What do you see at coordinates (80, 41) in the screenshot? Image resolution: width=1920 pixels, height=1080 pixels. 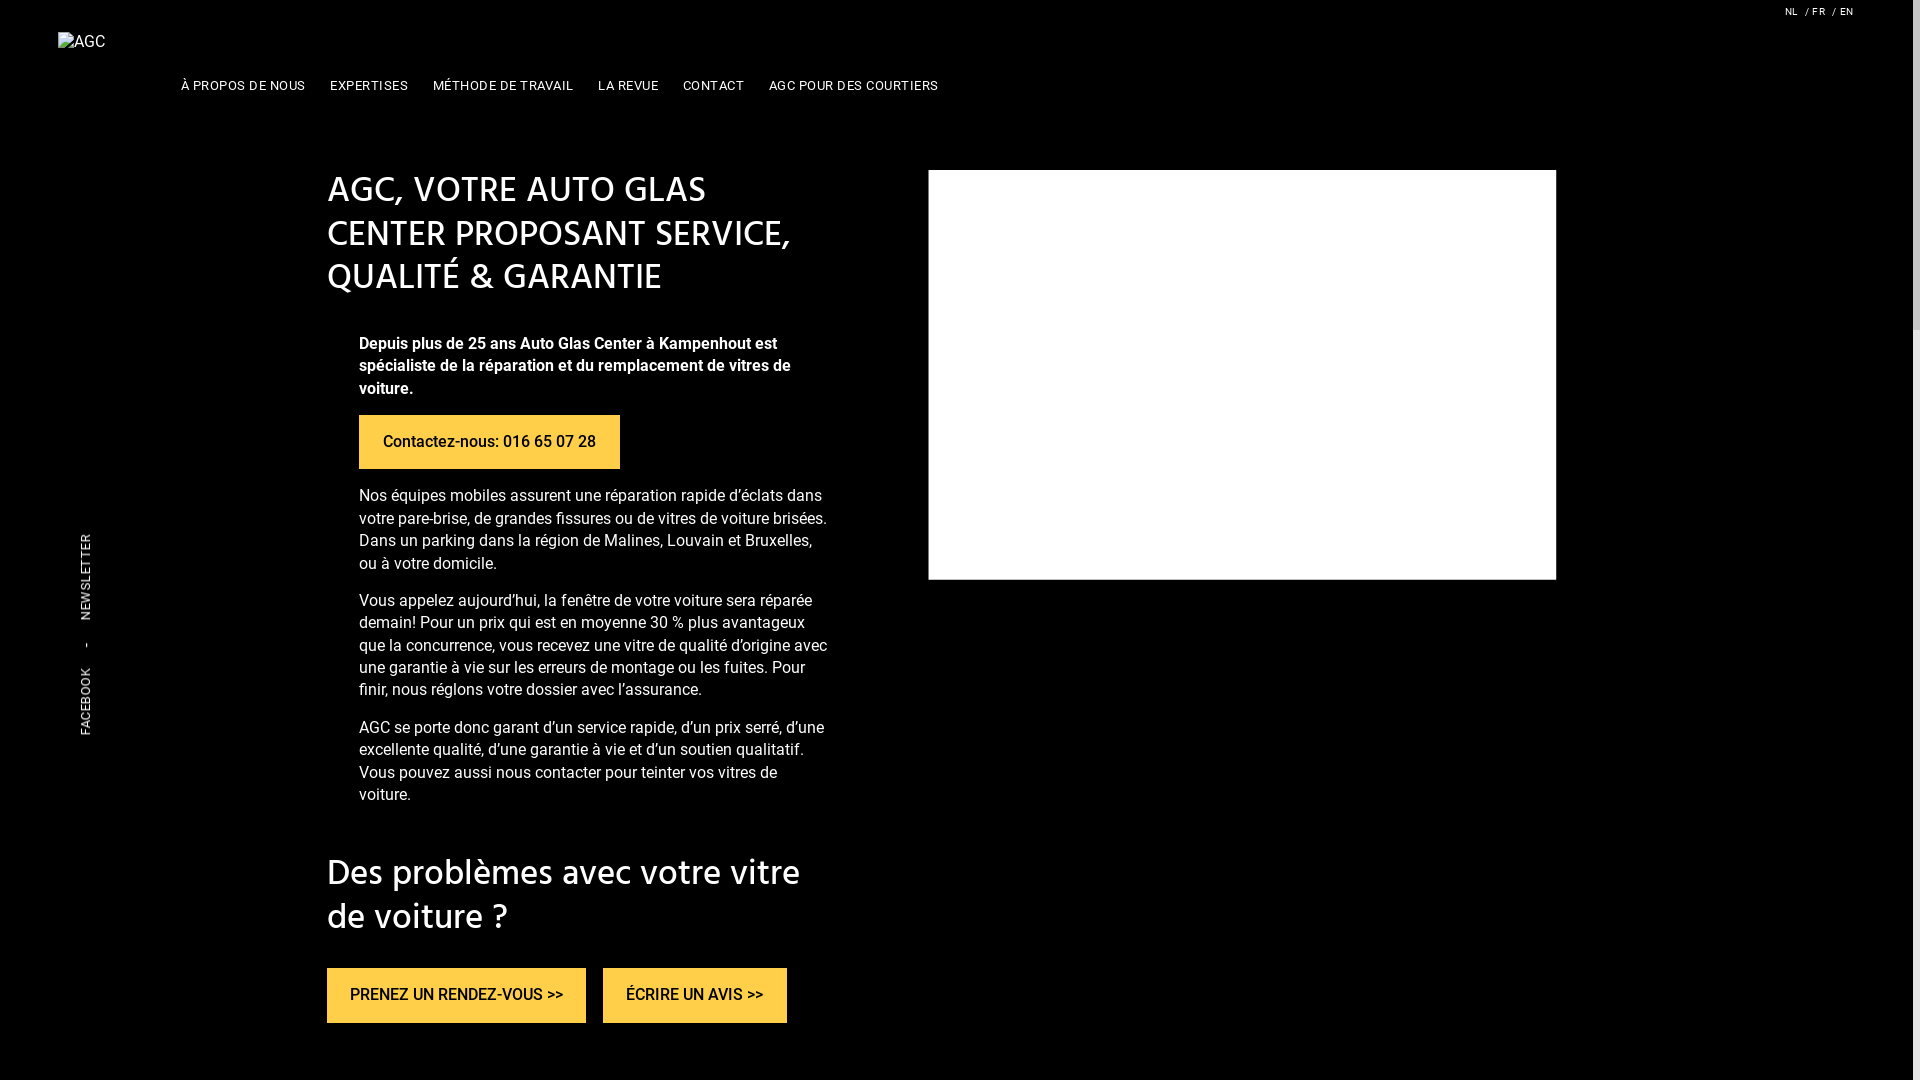 I see `'AGC'` at bounding box center [80, 41].